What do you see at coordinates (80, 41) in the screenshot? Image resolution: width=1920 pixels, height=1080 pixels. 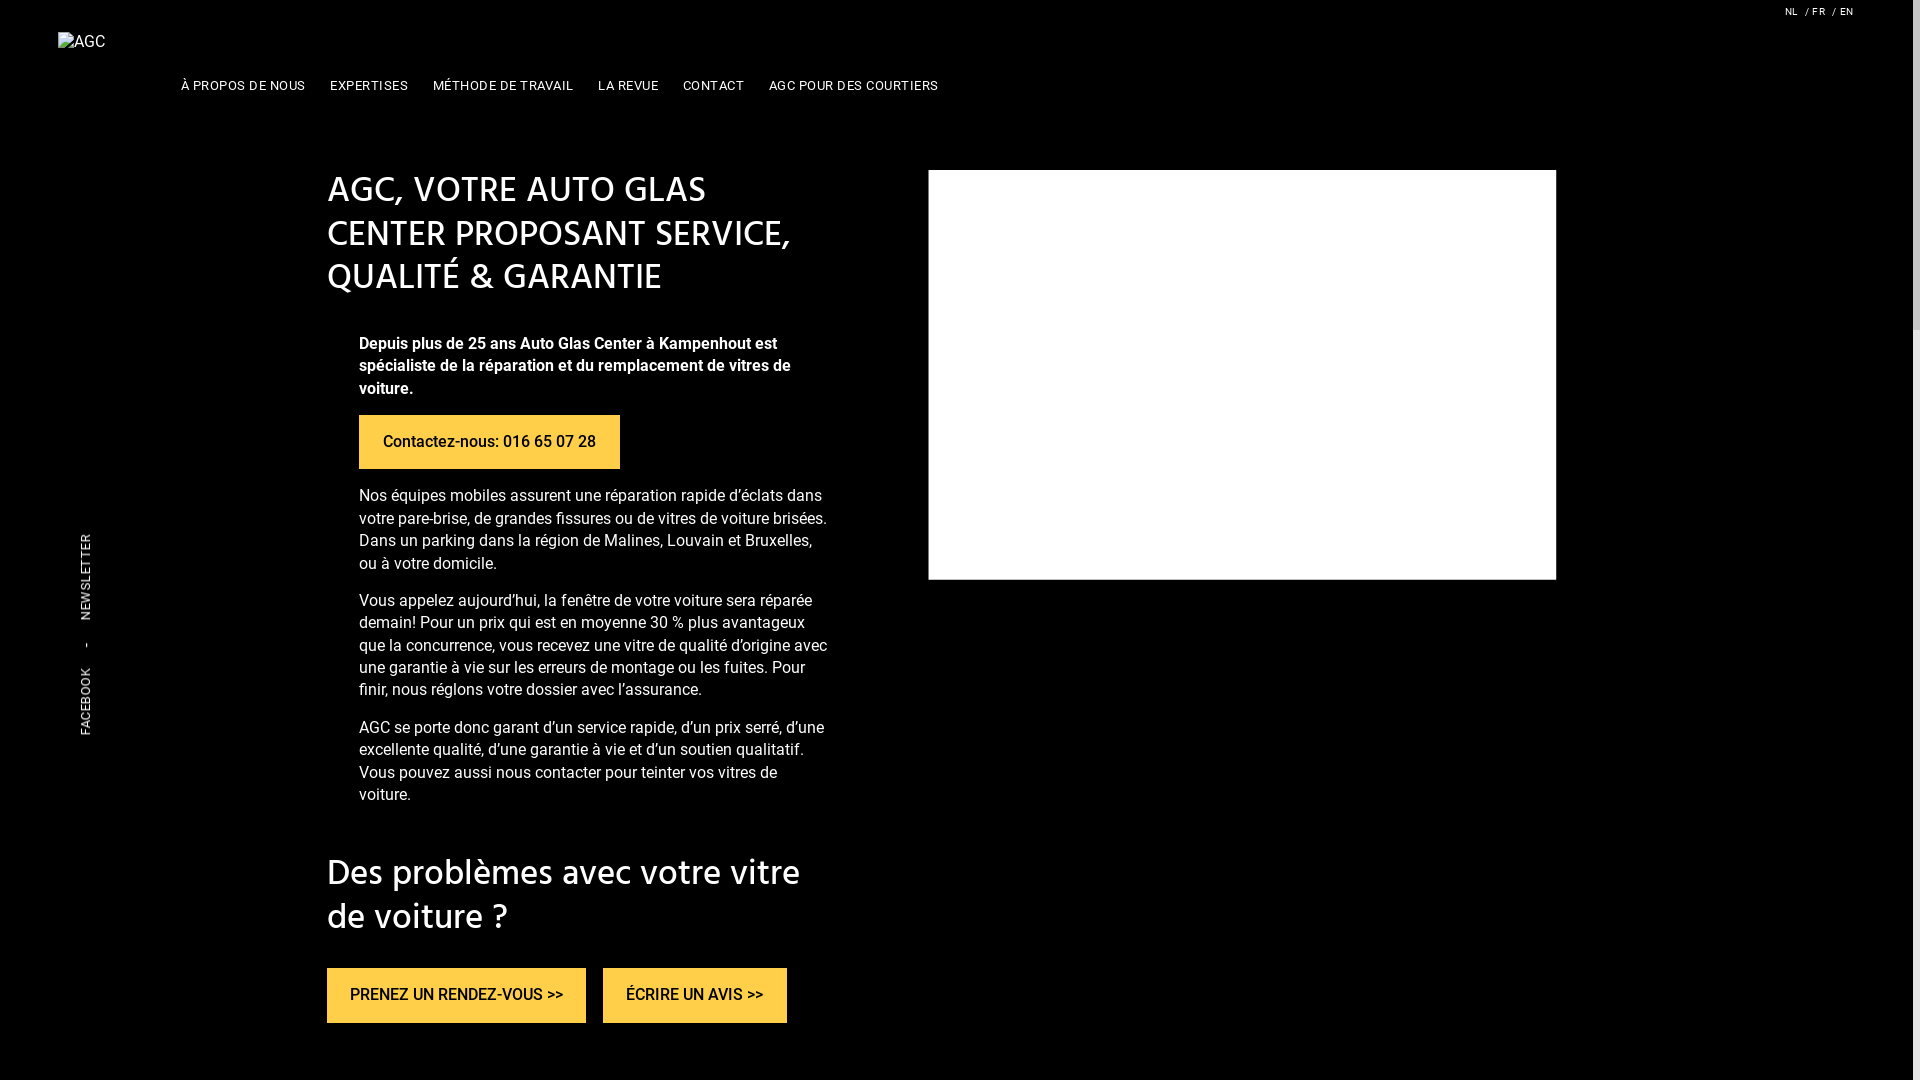 I see `'AGC'` at bounding box center [80, 41].